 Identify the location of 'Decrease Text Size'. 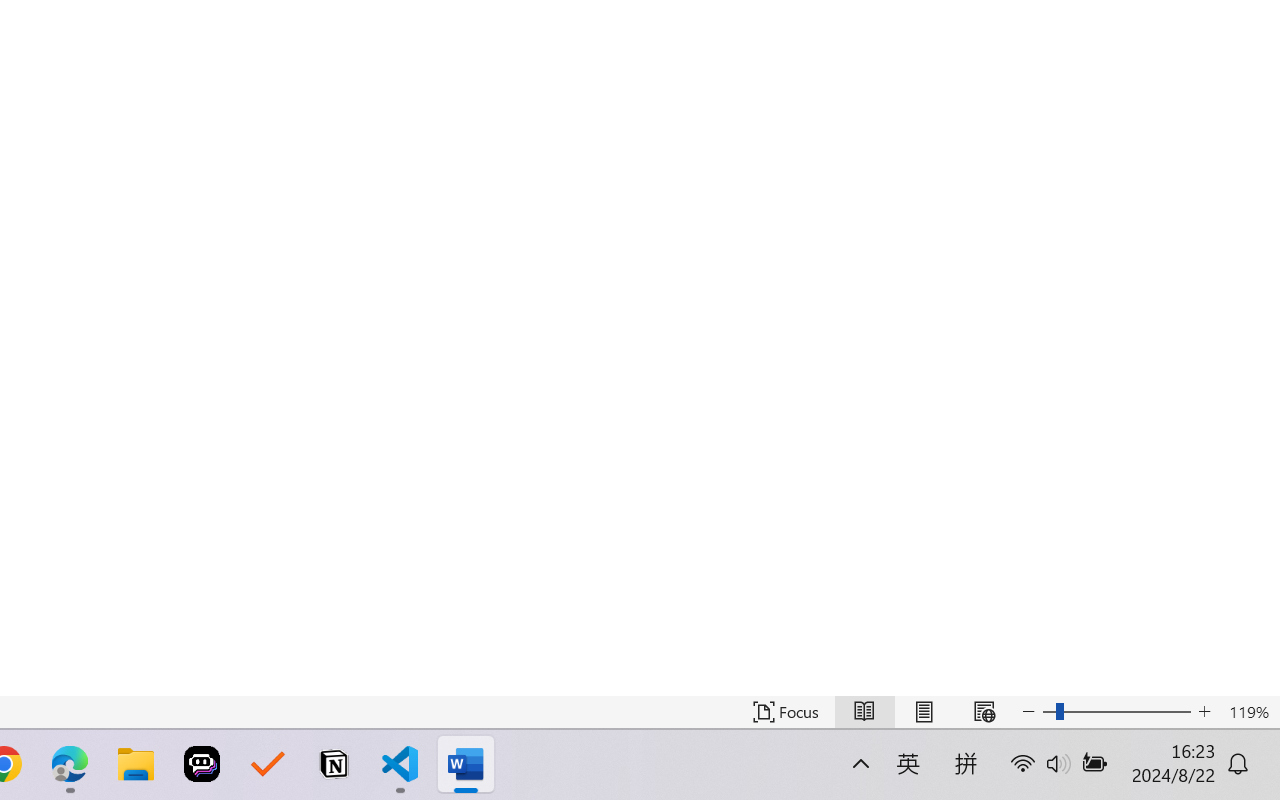
(1029, 711).